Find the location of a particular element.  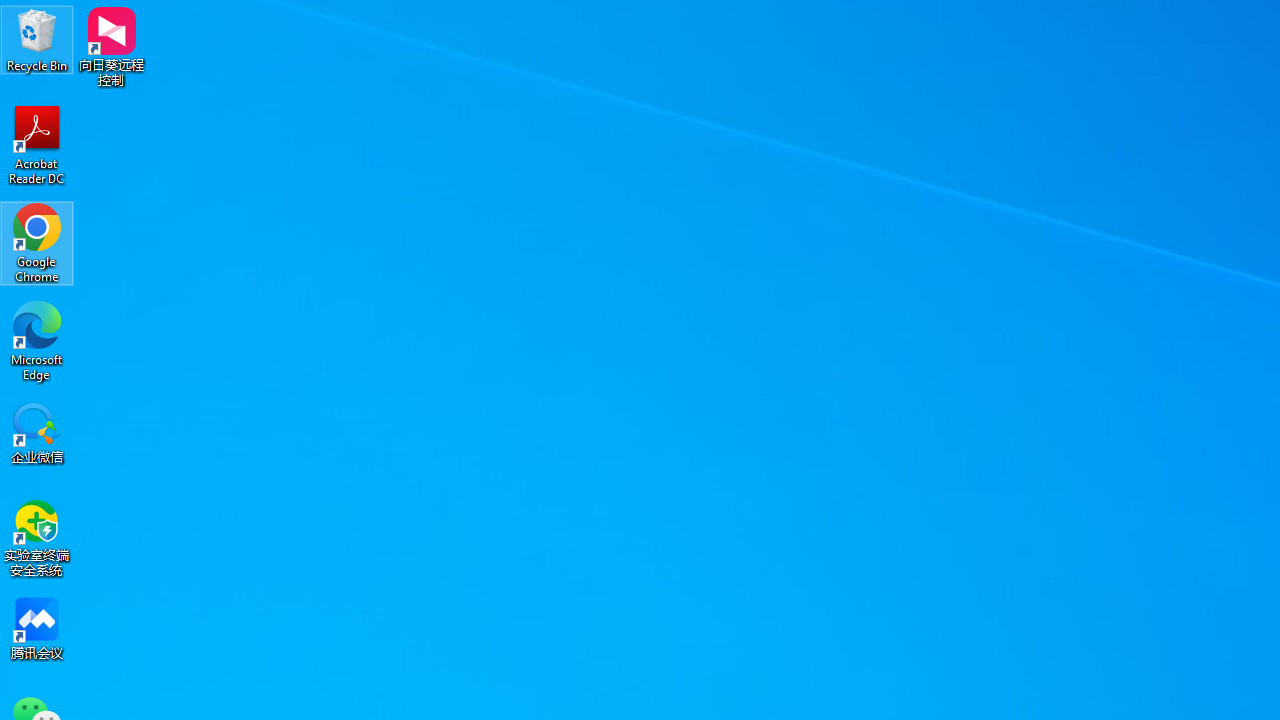

'Acrobat Reader DC' is located at coordinates (37, 144).